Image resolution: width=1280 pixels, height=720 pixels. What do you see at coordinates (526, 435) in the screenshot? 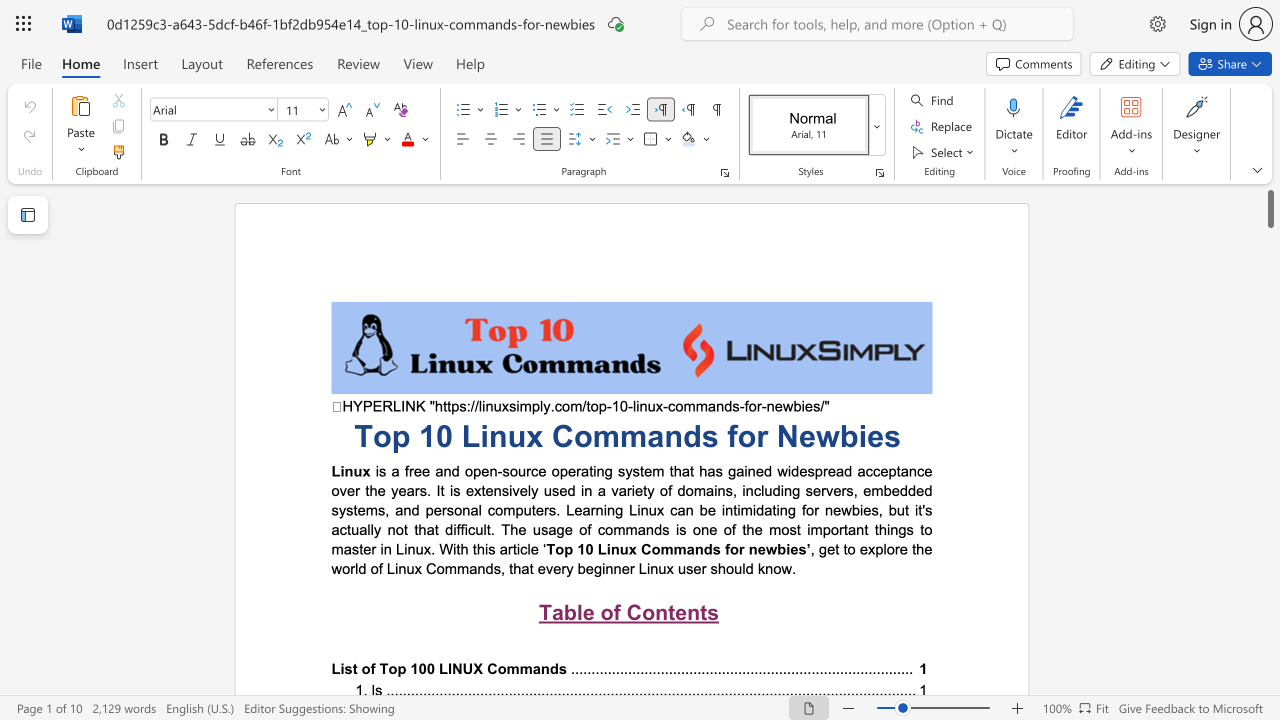
I see `the subset text "x Commands for New" within the text "Top 10 Linux Commands for Newbies"` at bounding box center [526, 435].